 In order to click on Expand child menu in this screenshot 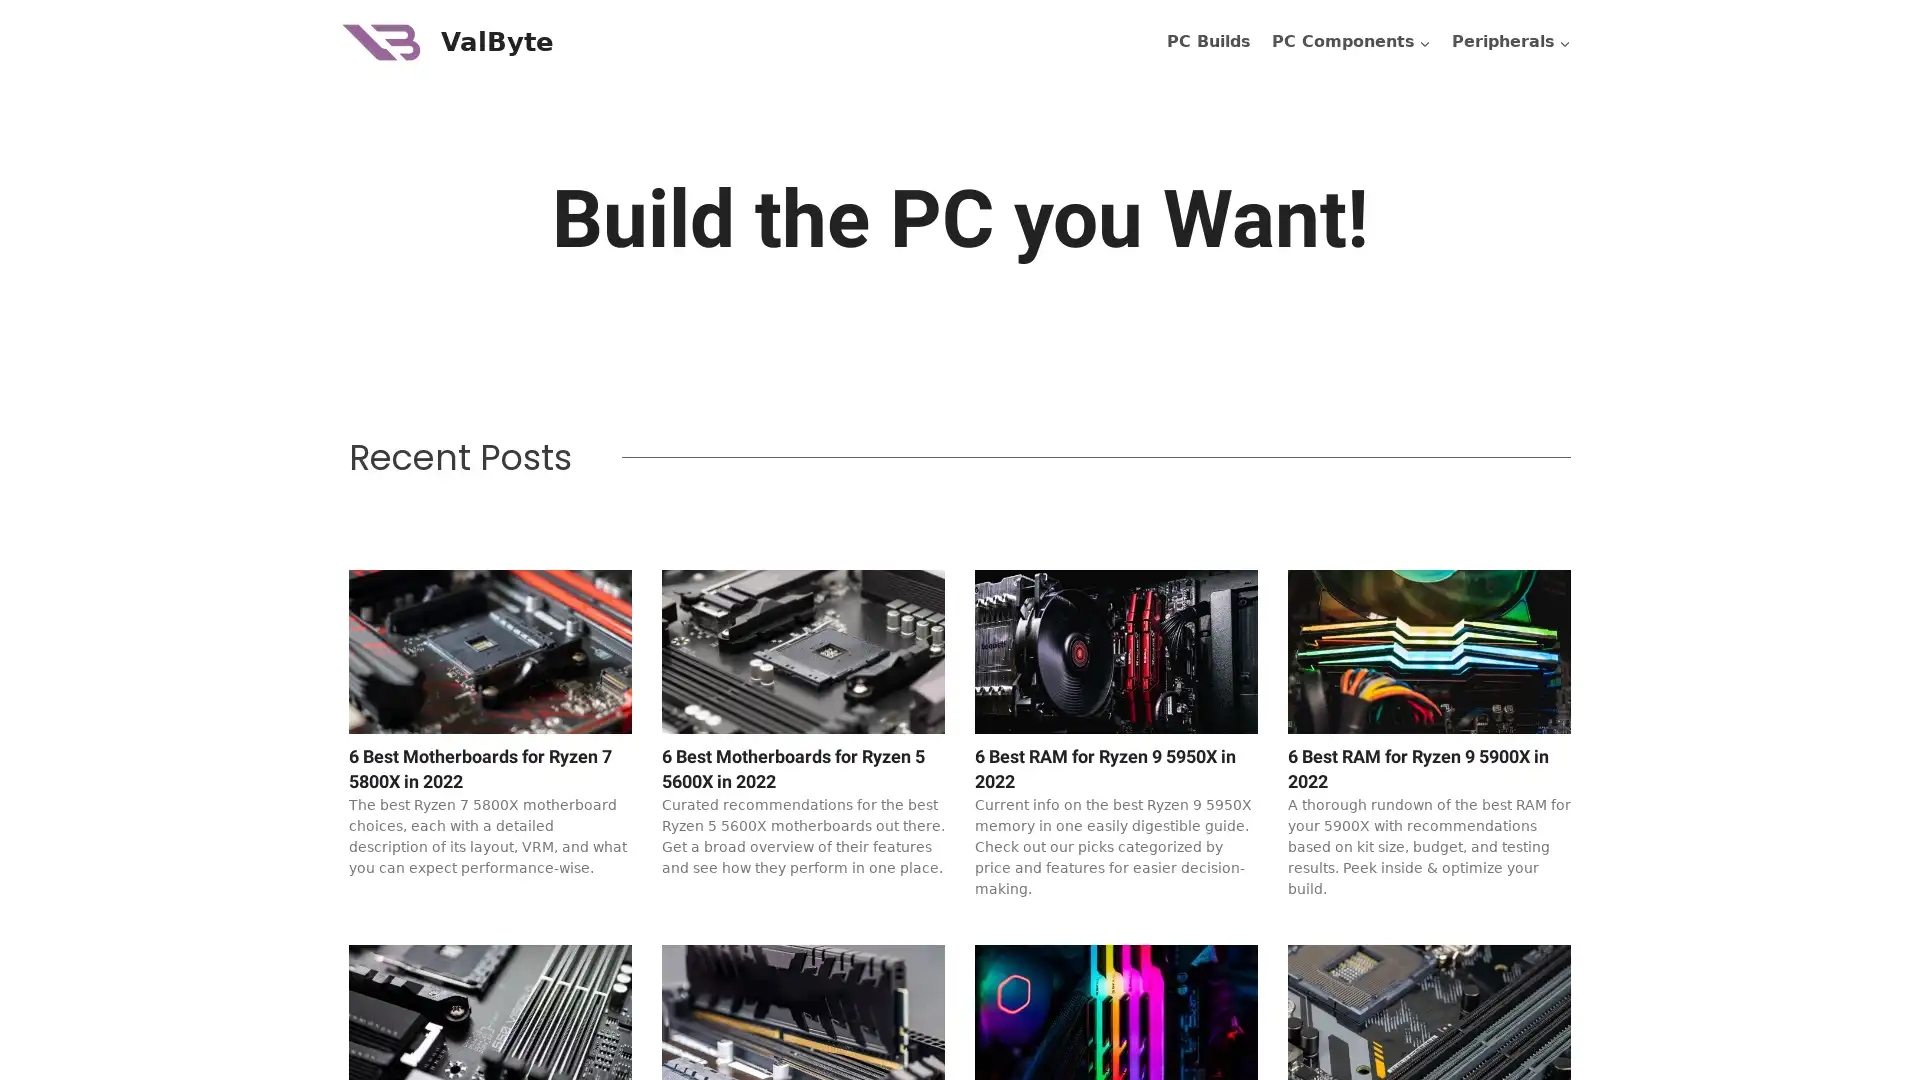, I will do `click(1511, 42)`.